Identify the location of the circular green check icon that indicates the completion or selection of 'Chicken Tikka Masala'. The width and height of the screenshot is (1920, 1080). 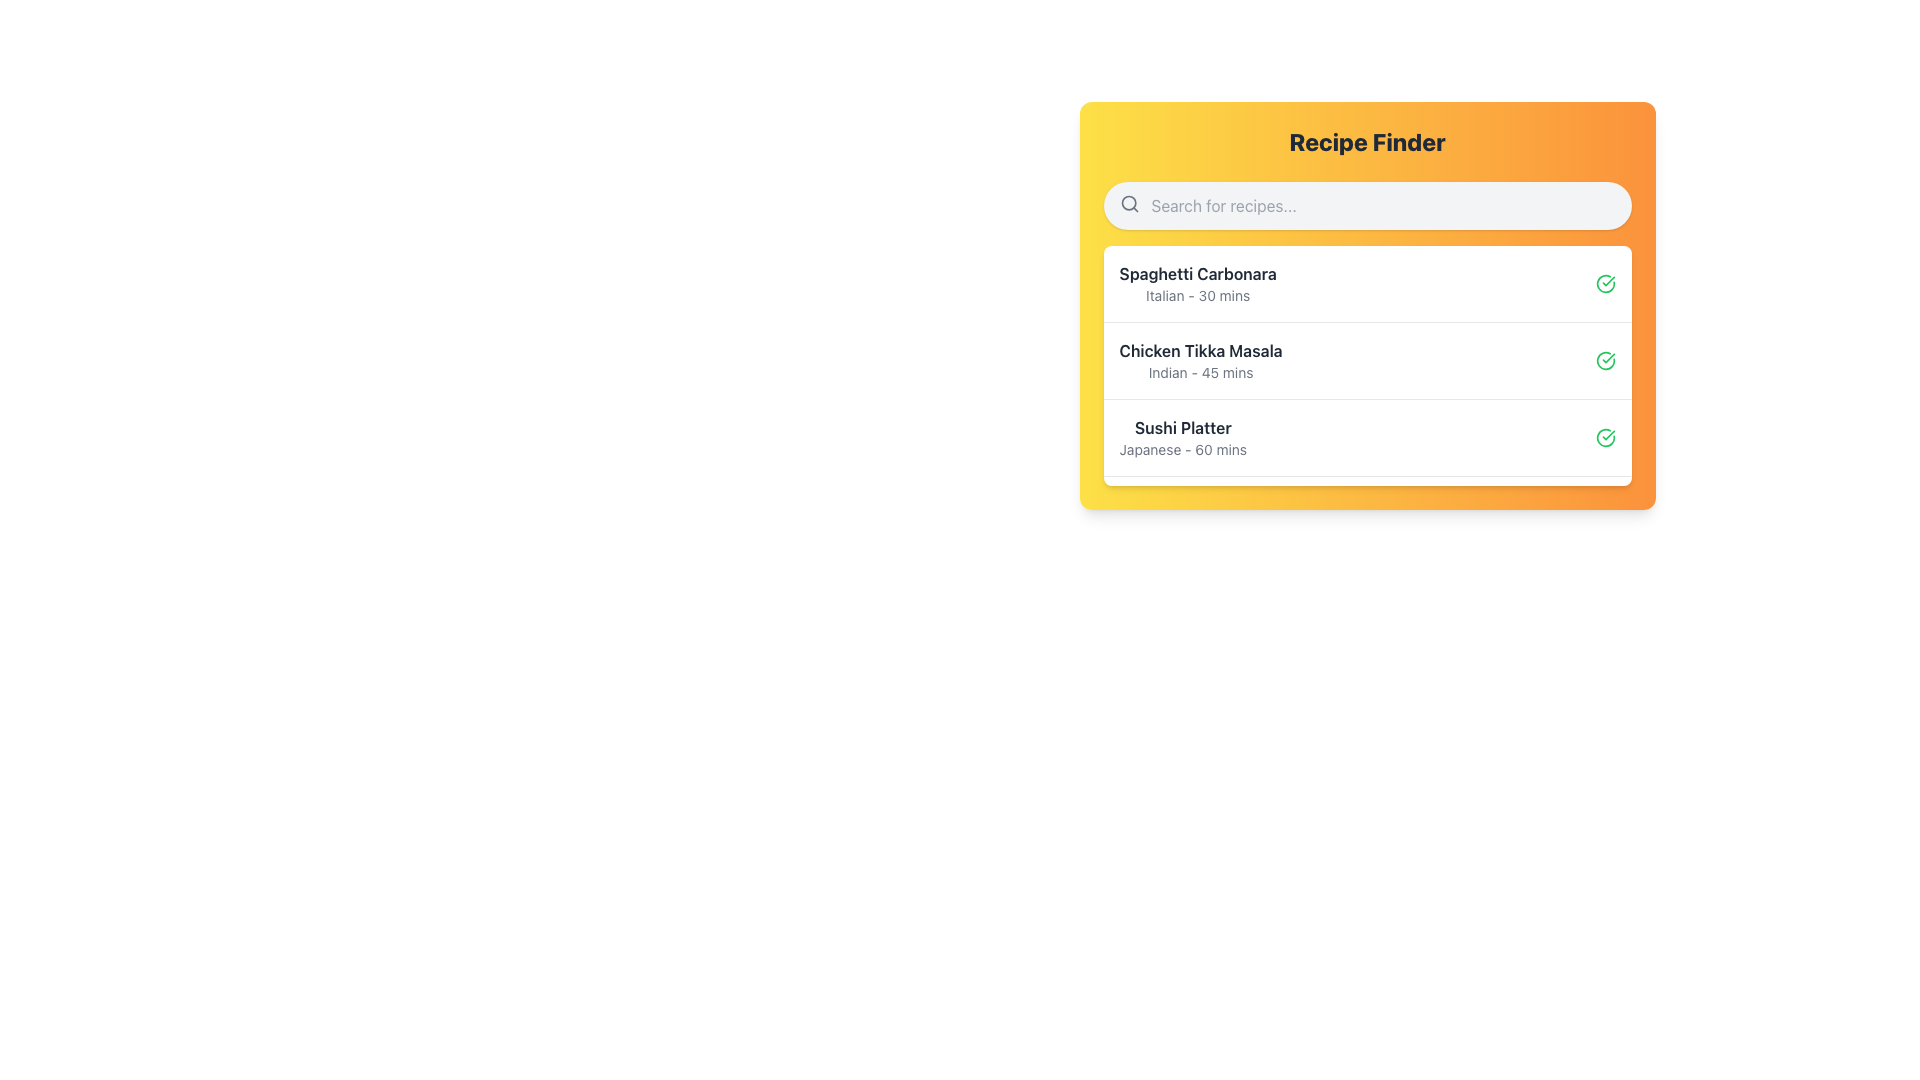
(1605, 361).